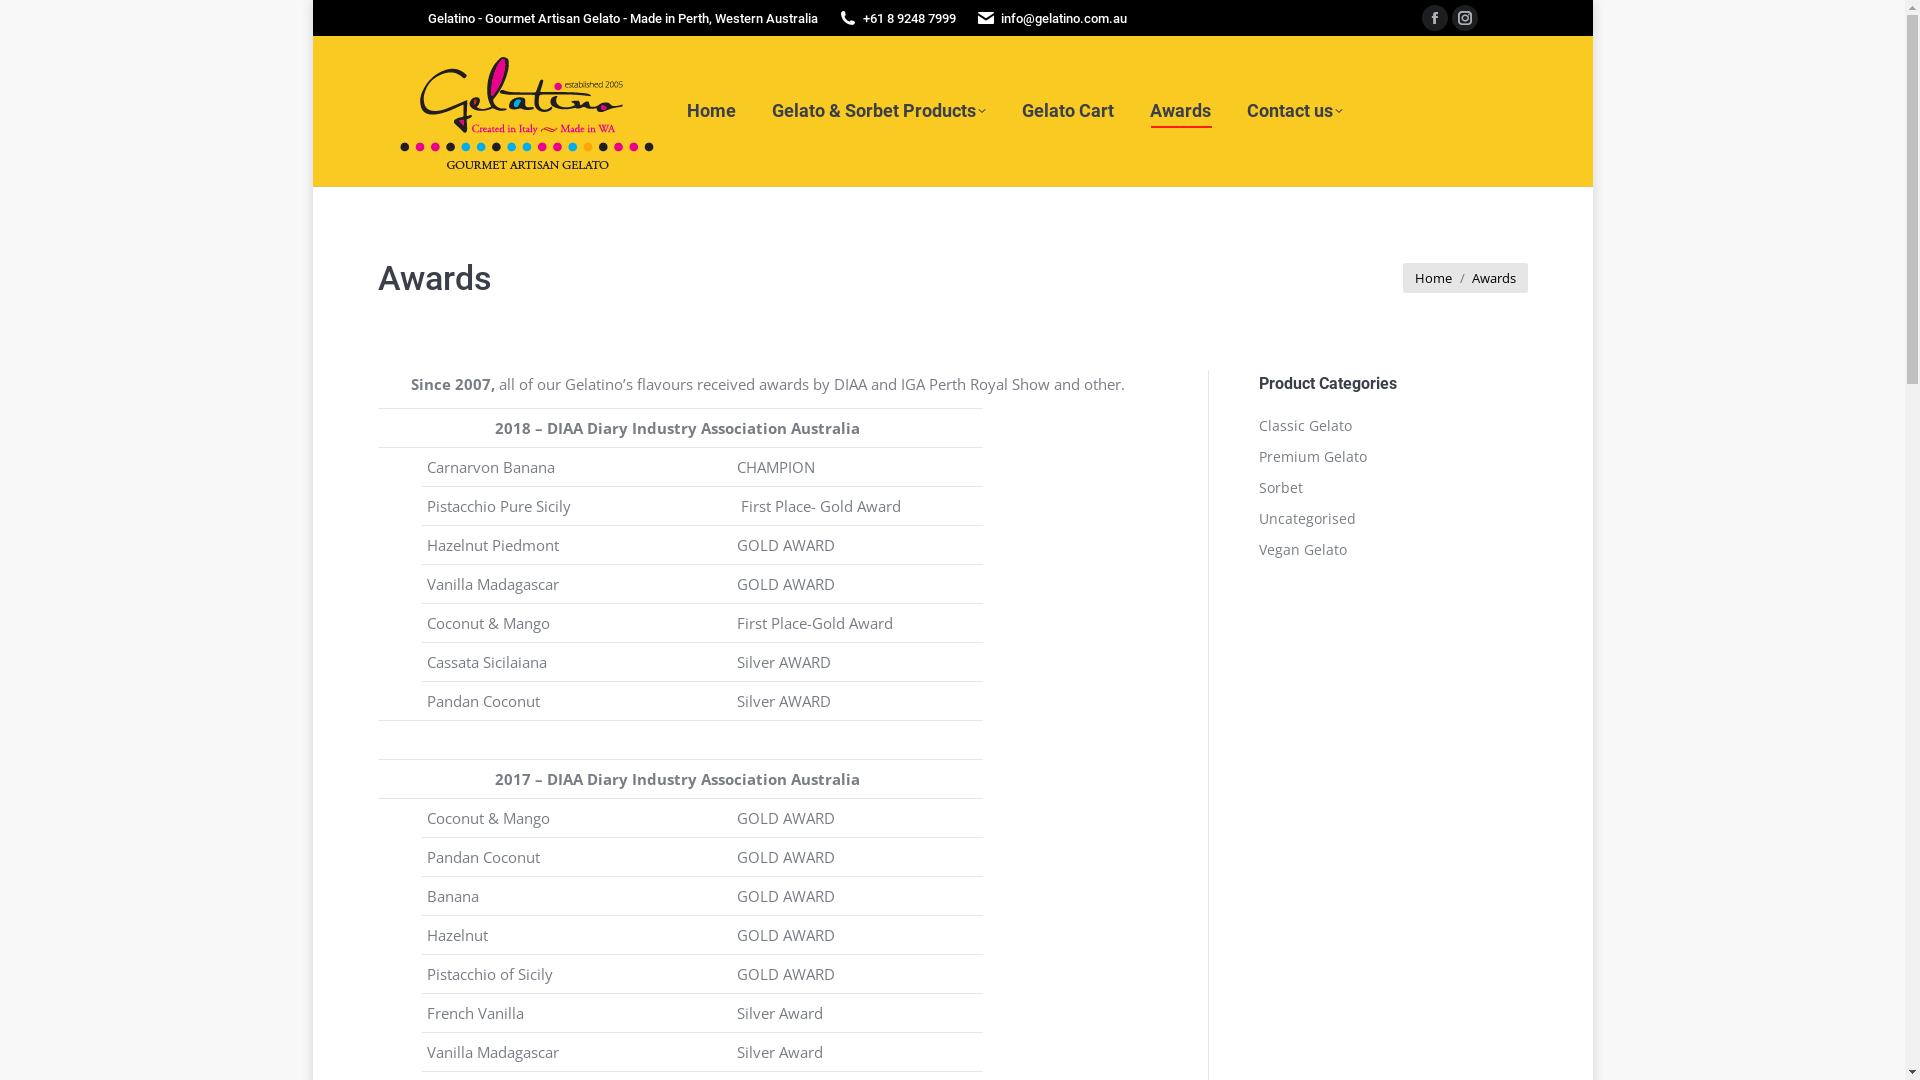  What do you see at coordinates (1311, 456) in the screenshot?
I see `'Premium Gelato'` at bounding box center [1311, 456].